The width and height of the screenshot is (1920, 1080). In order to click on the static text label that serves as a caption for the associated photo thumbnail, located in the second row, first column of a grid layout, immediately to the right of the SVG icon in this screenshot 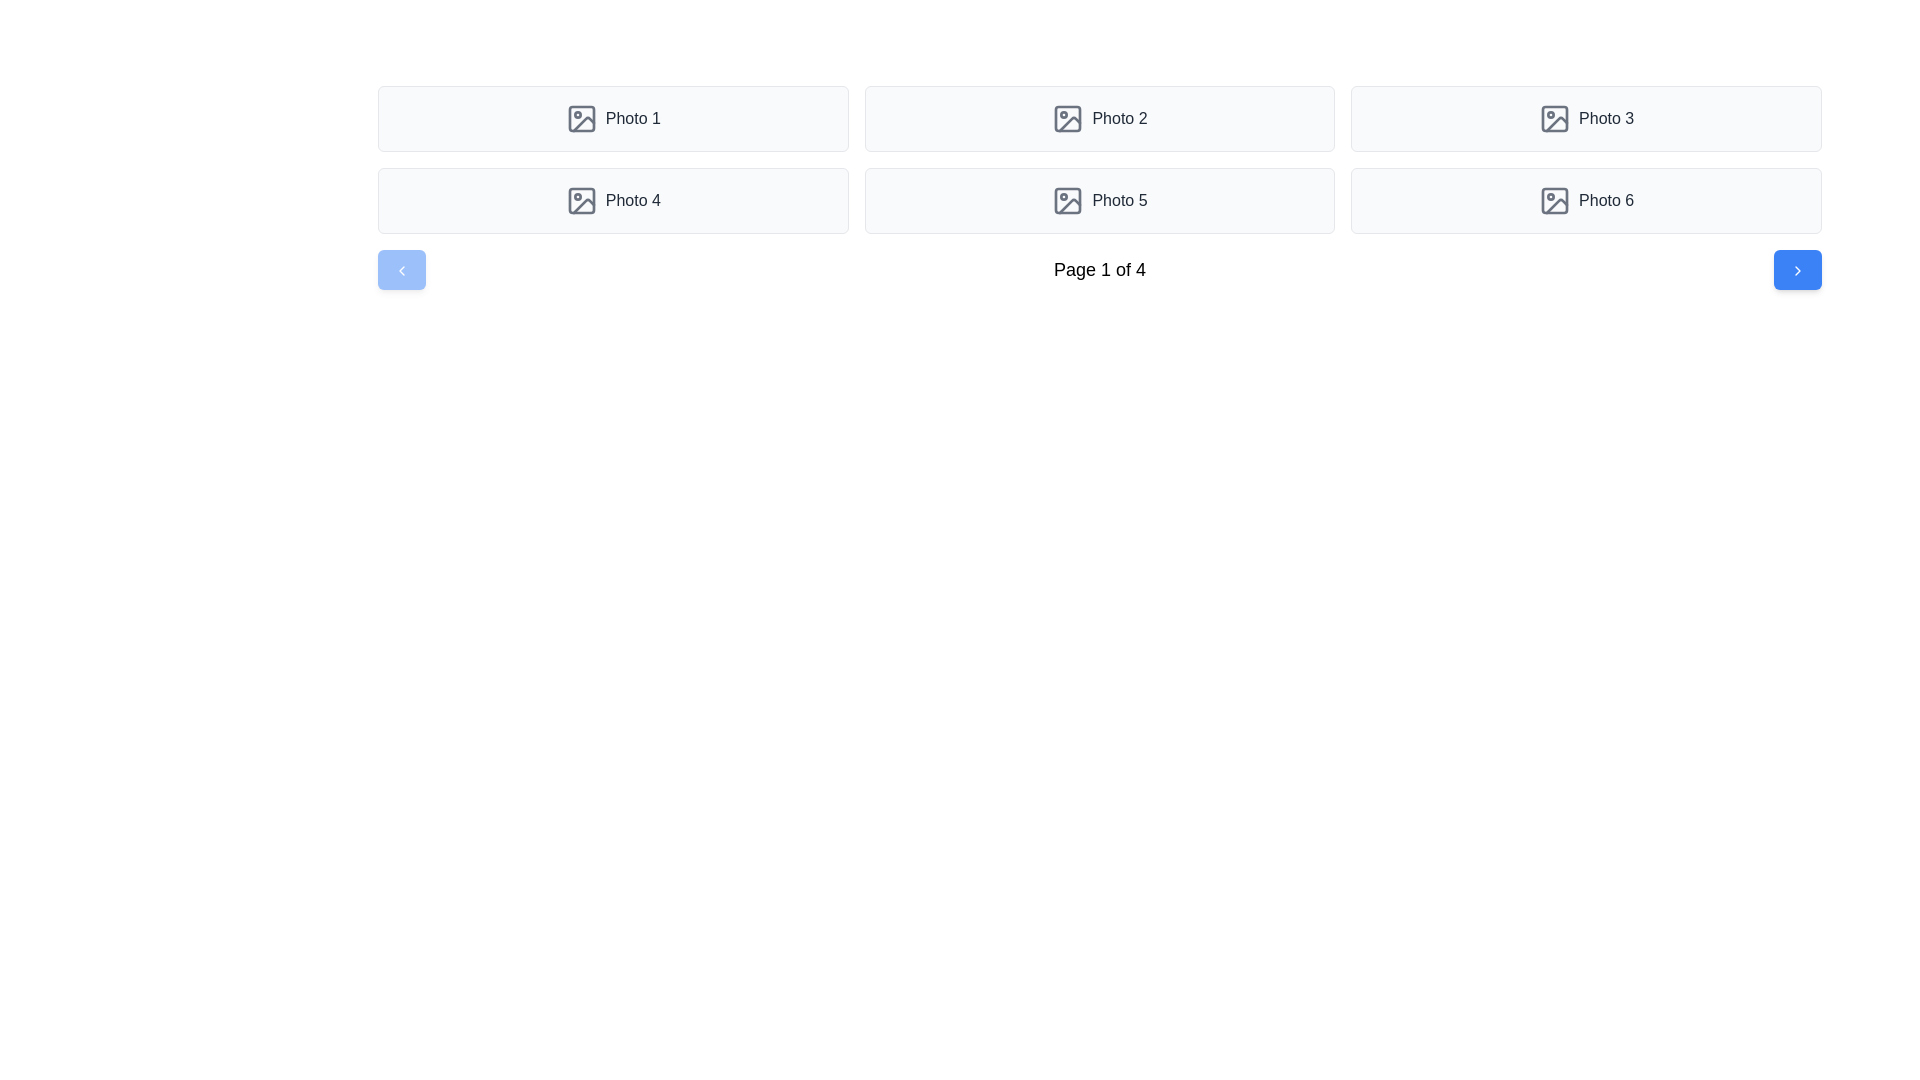, I will do `click(632, 200)`.